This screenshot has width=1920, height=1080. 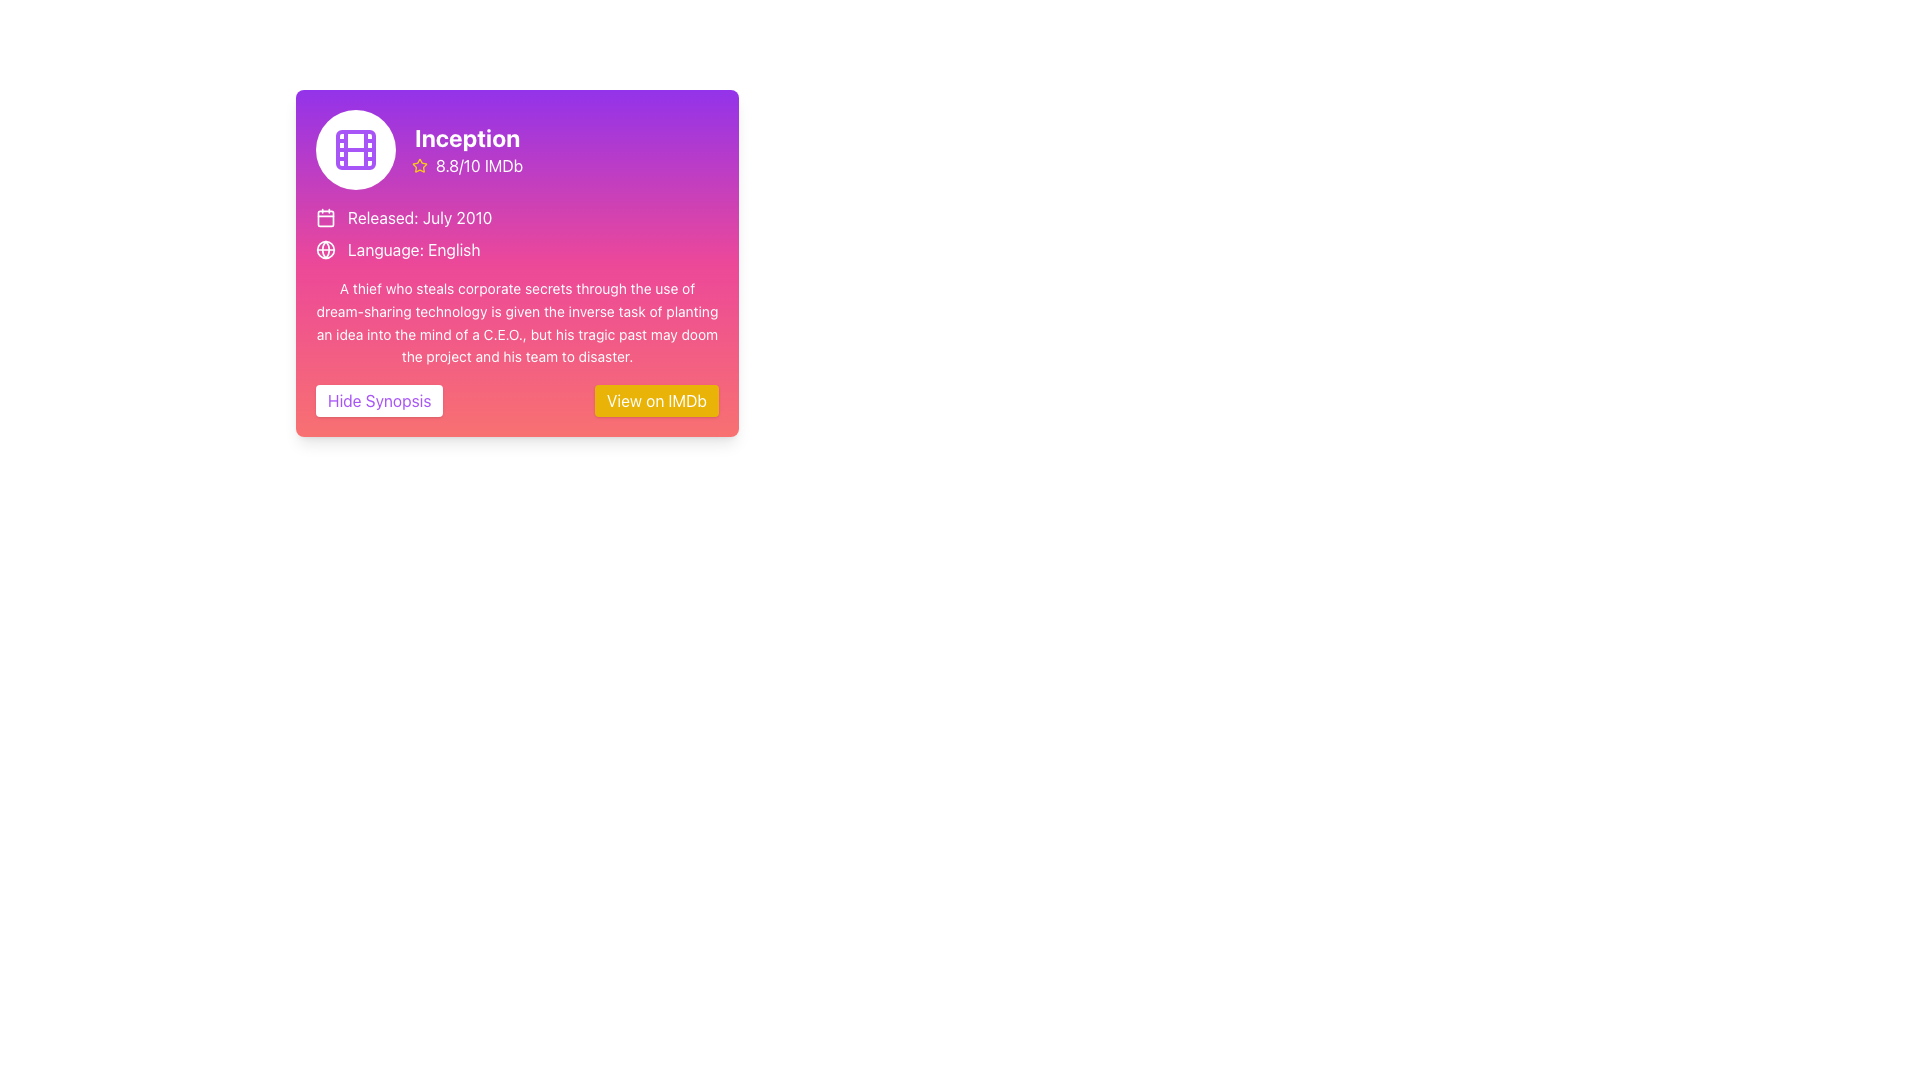 I want to click on the star icon that visually indicates the IMDb rating, located to the left of the text '8.8/10 IMDb', so click(x=419, y=164).